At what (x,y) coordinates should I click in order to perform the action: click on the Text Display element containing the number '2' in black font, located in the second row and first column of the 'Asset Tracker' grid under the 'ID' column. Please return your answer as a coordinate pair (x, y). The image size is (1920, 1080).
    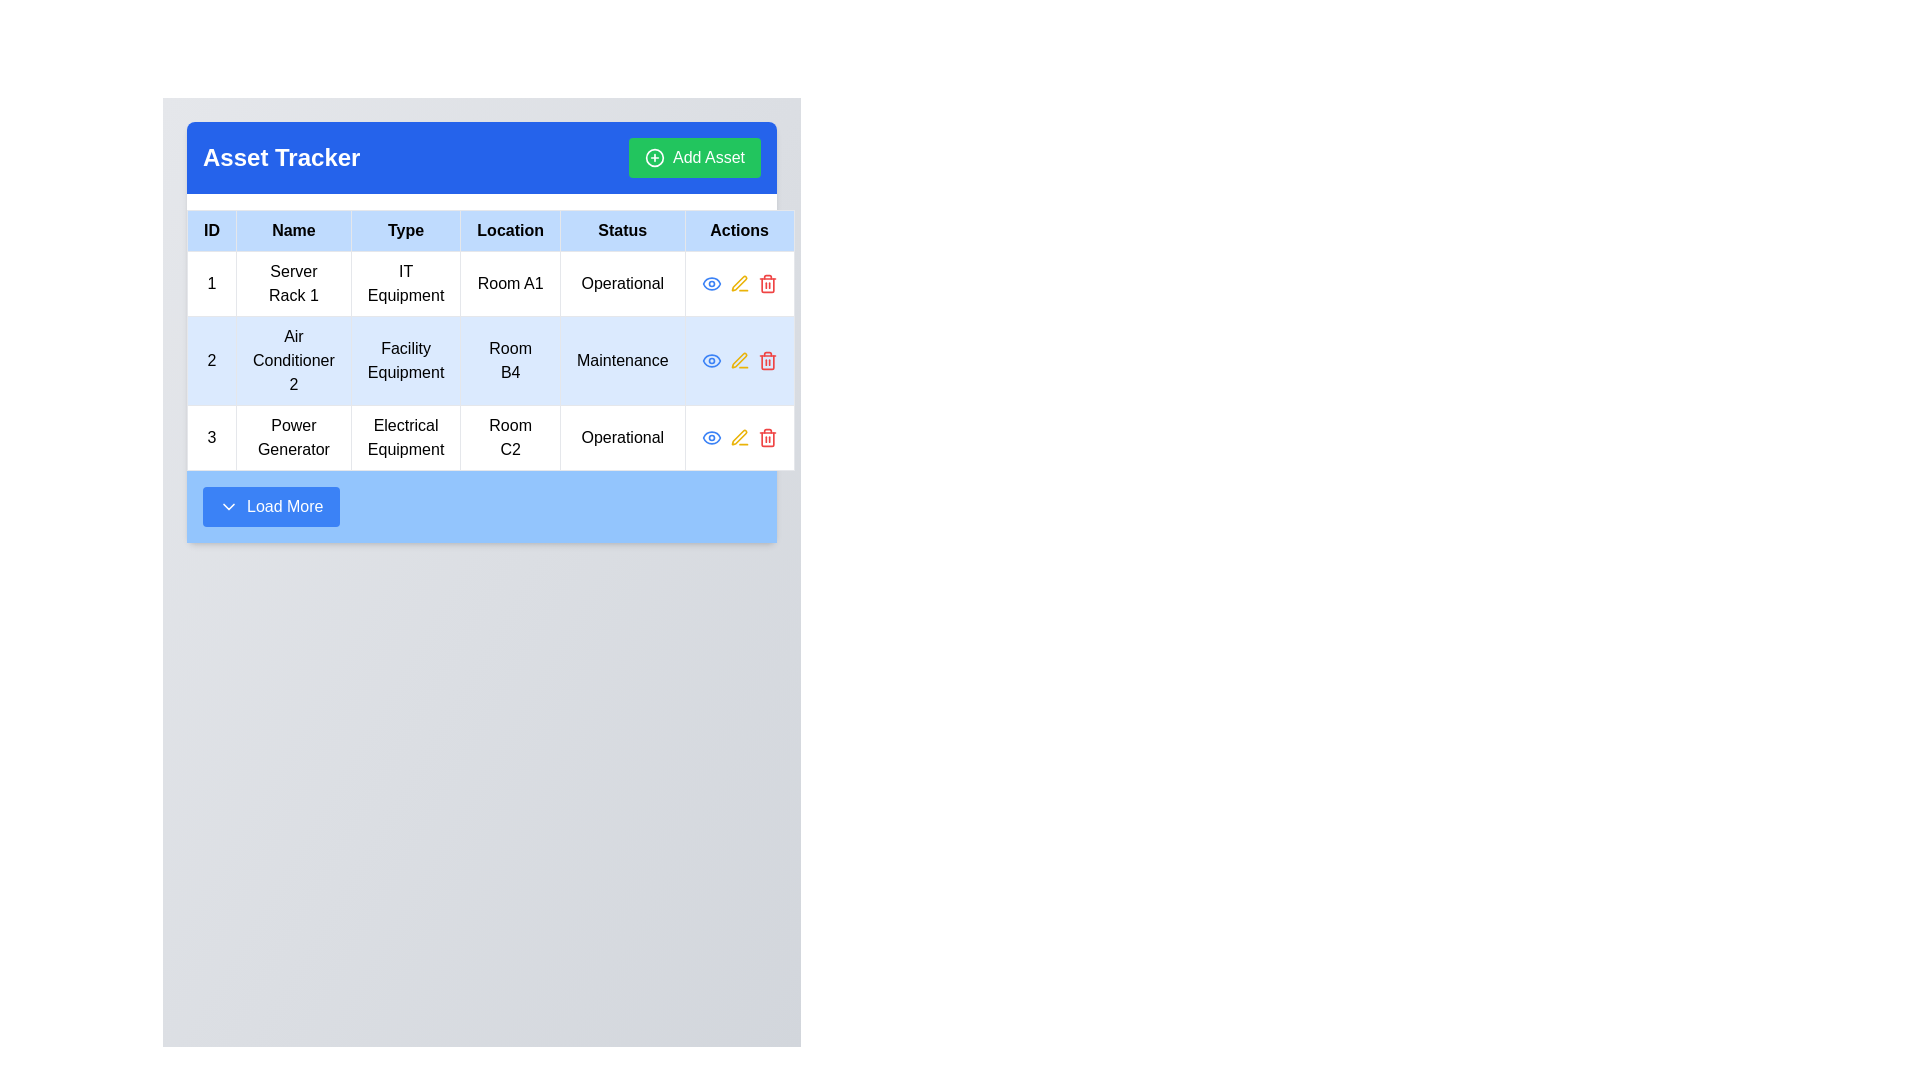
    Looking at the image, I should click on (211, 361).